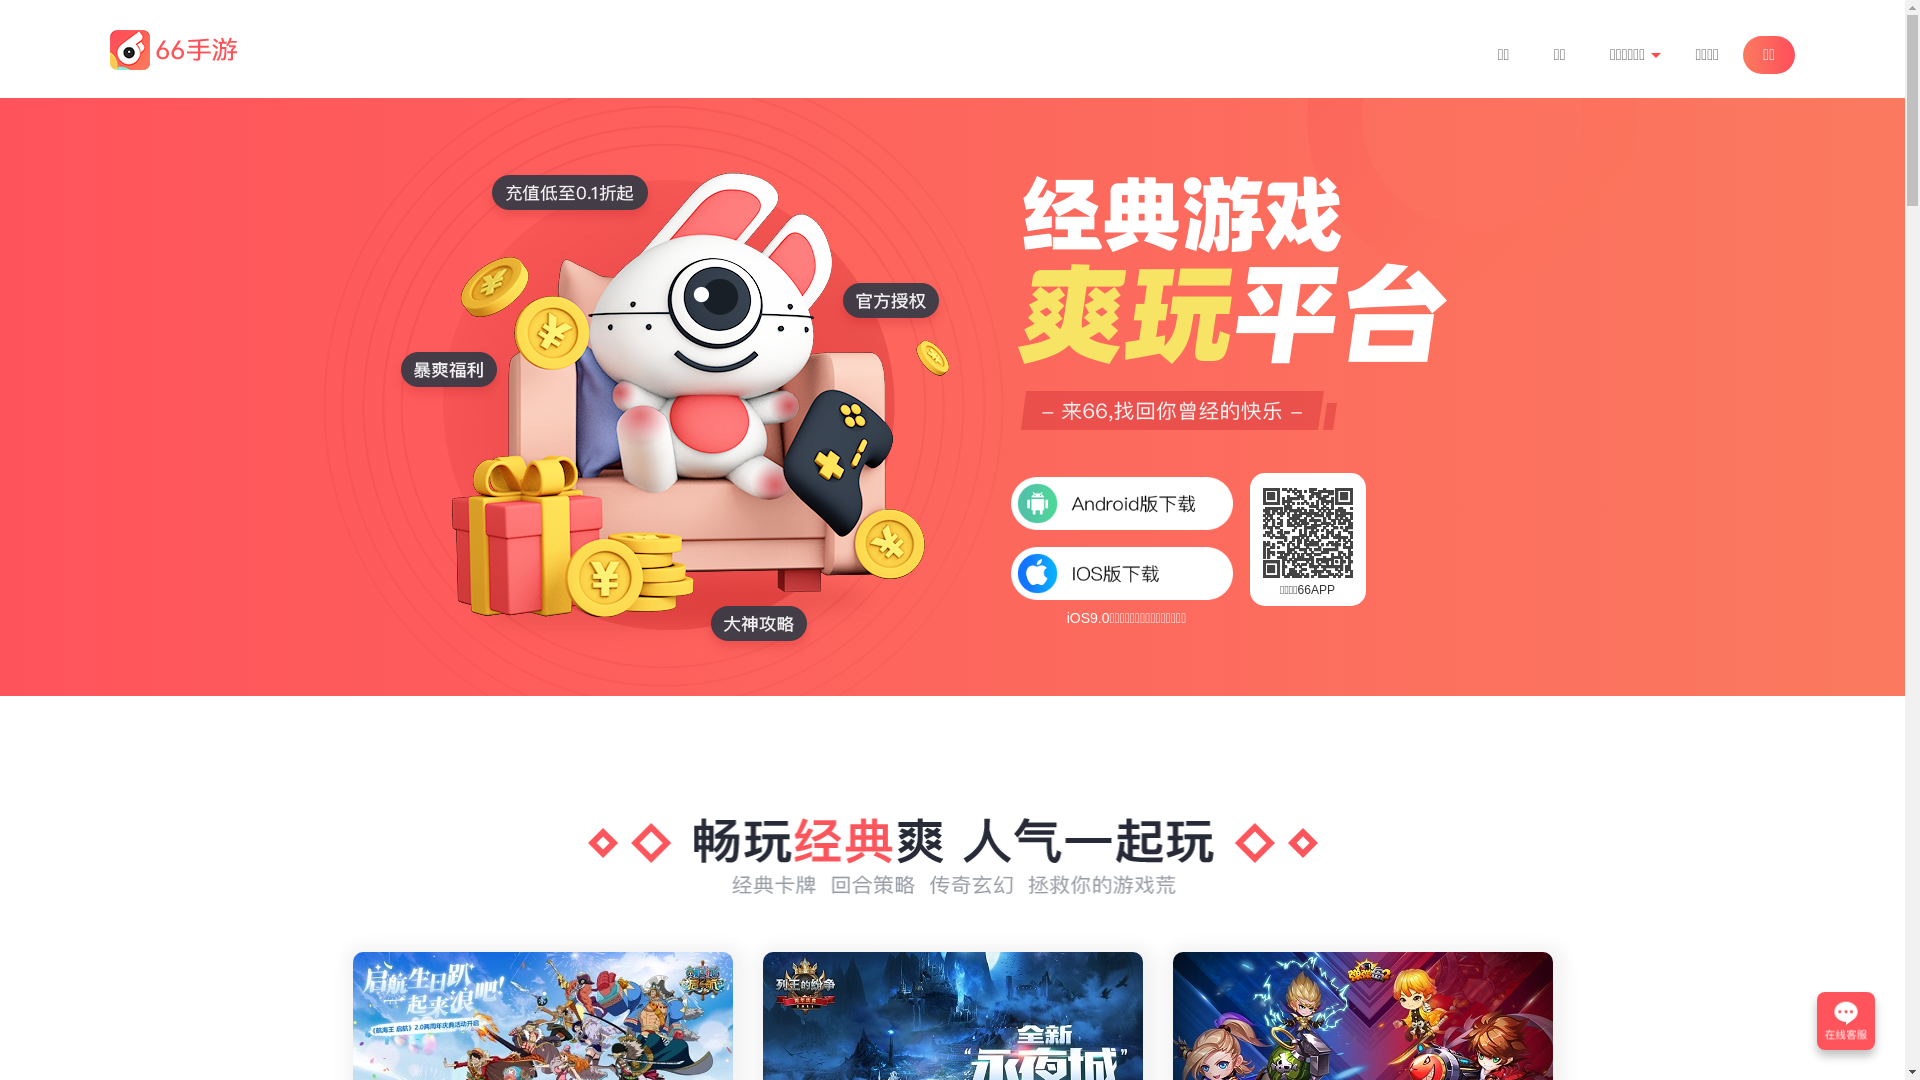 This screenshot has height=1080, width=1920. I want to click on 'http://m.66shouyou.com/?from=pc&channelid=344257', so click(1261, 531).